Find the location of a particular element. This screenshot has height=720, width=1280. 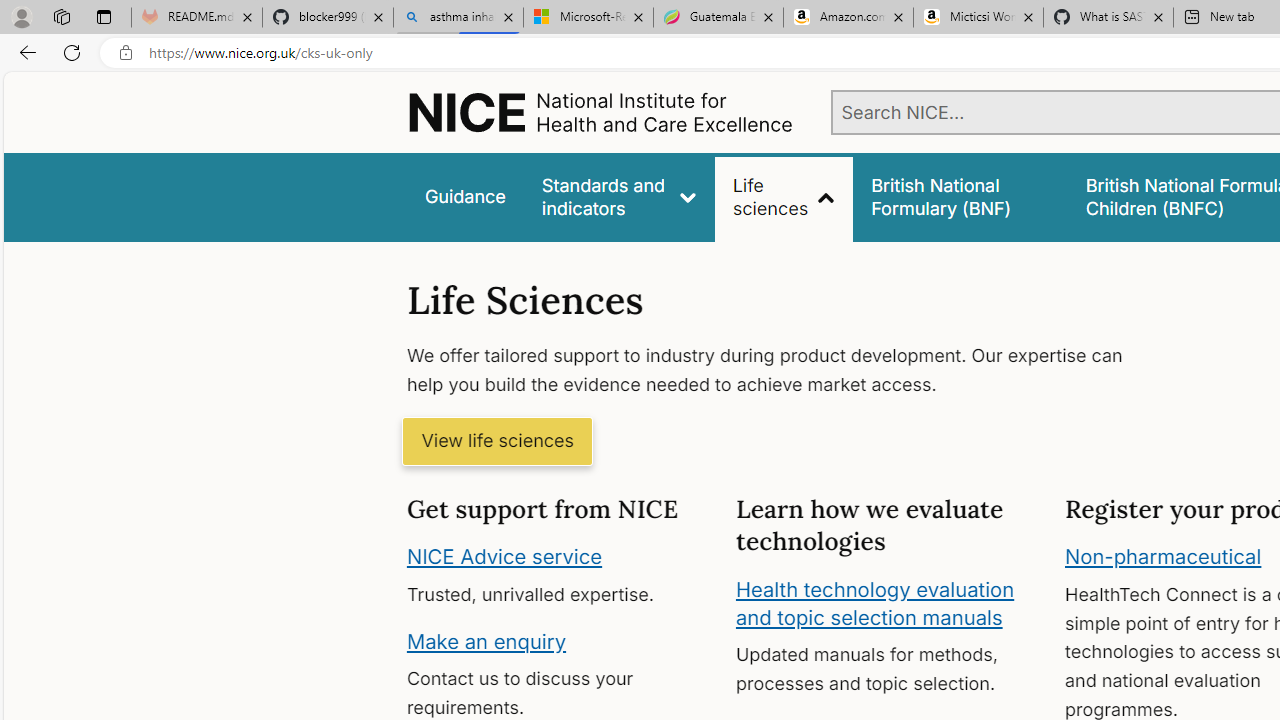

'Microsoft-Report a Concern to Bing' is located at coordinates (587, 17).